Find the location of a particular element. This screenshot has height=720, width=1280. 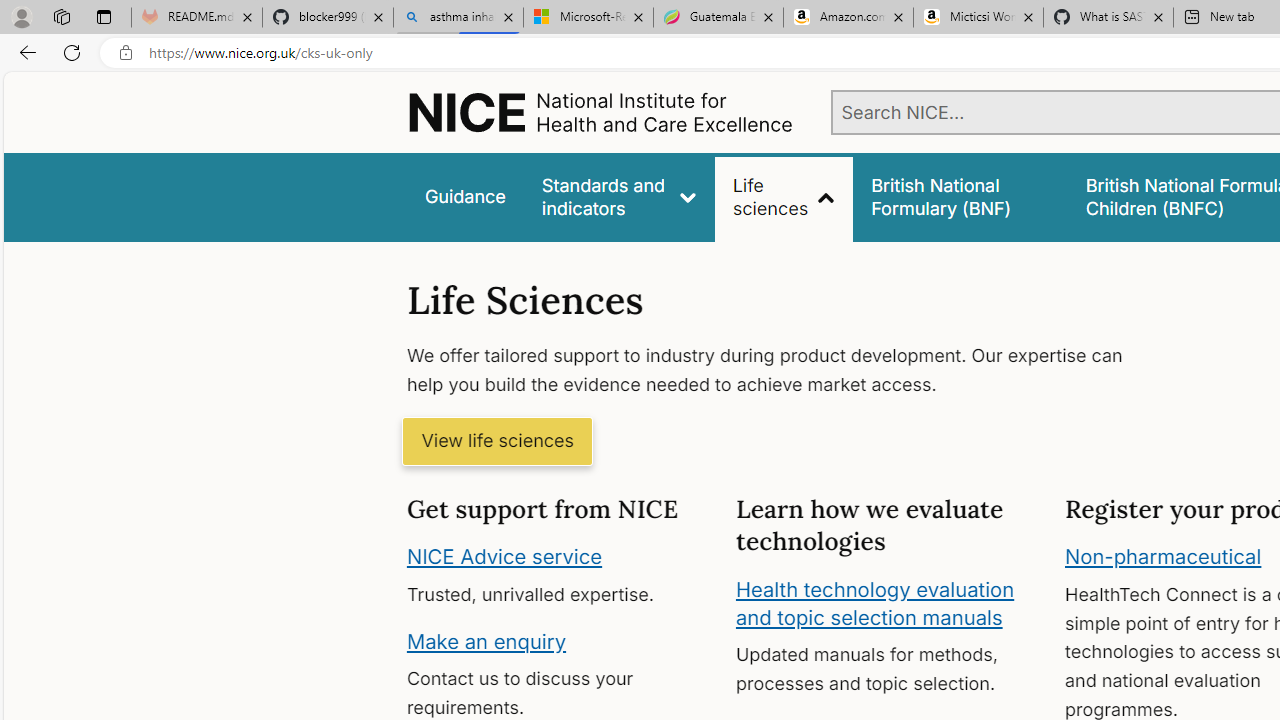

'Microsoft-Report a Concern to Bing' is located at coordinates (587, 17).